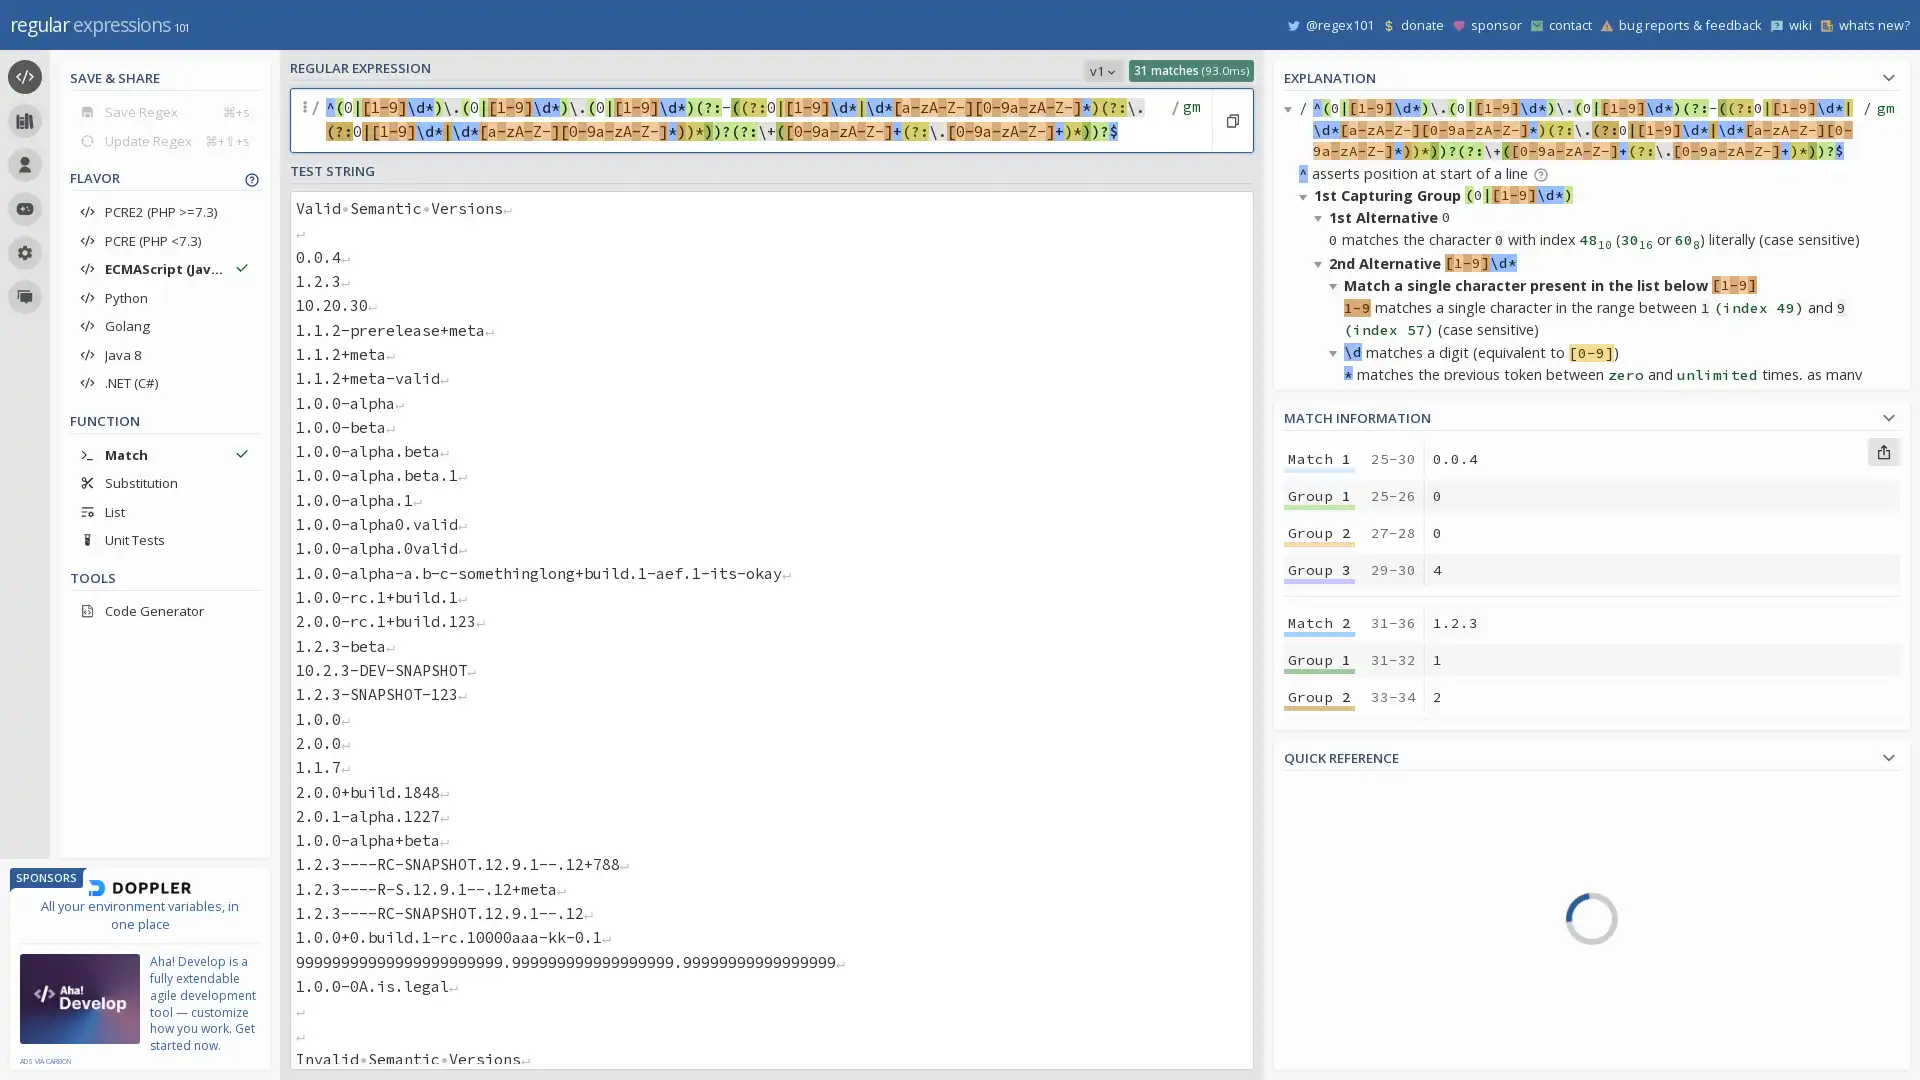  I want to click on Collapse Subtree, so click(1336, 782).